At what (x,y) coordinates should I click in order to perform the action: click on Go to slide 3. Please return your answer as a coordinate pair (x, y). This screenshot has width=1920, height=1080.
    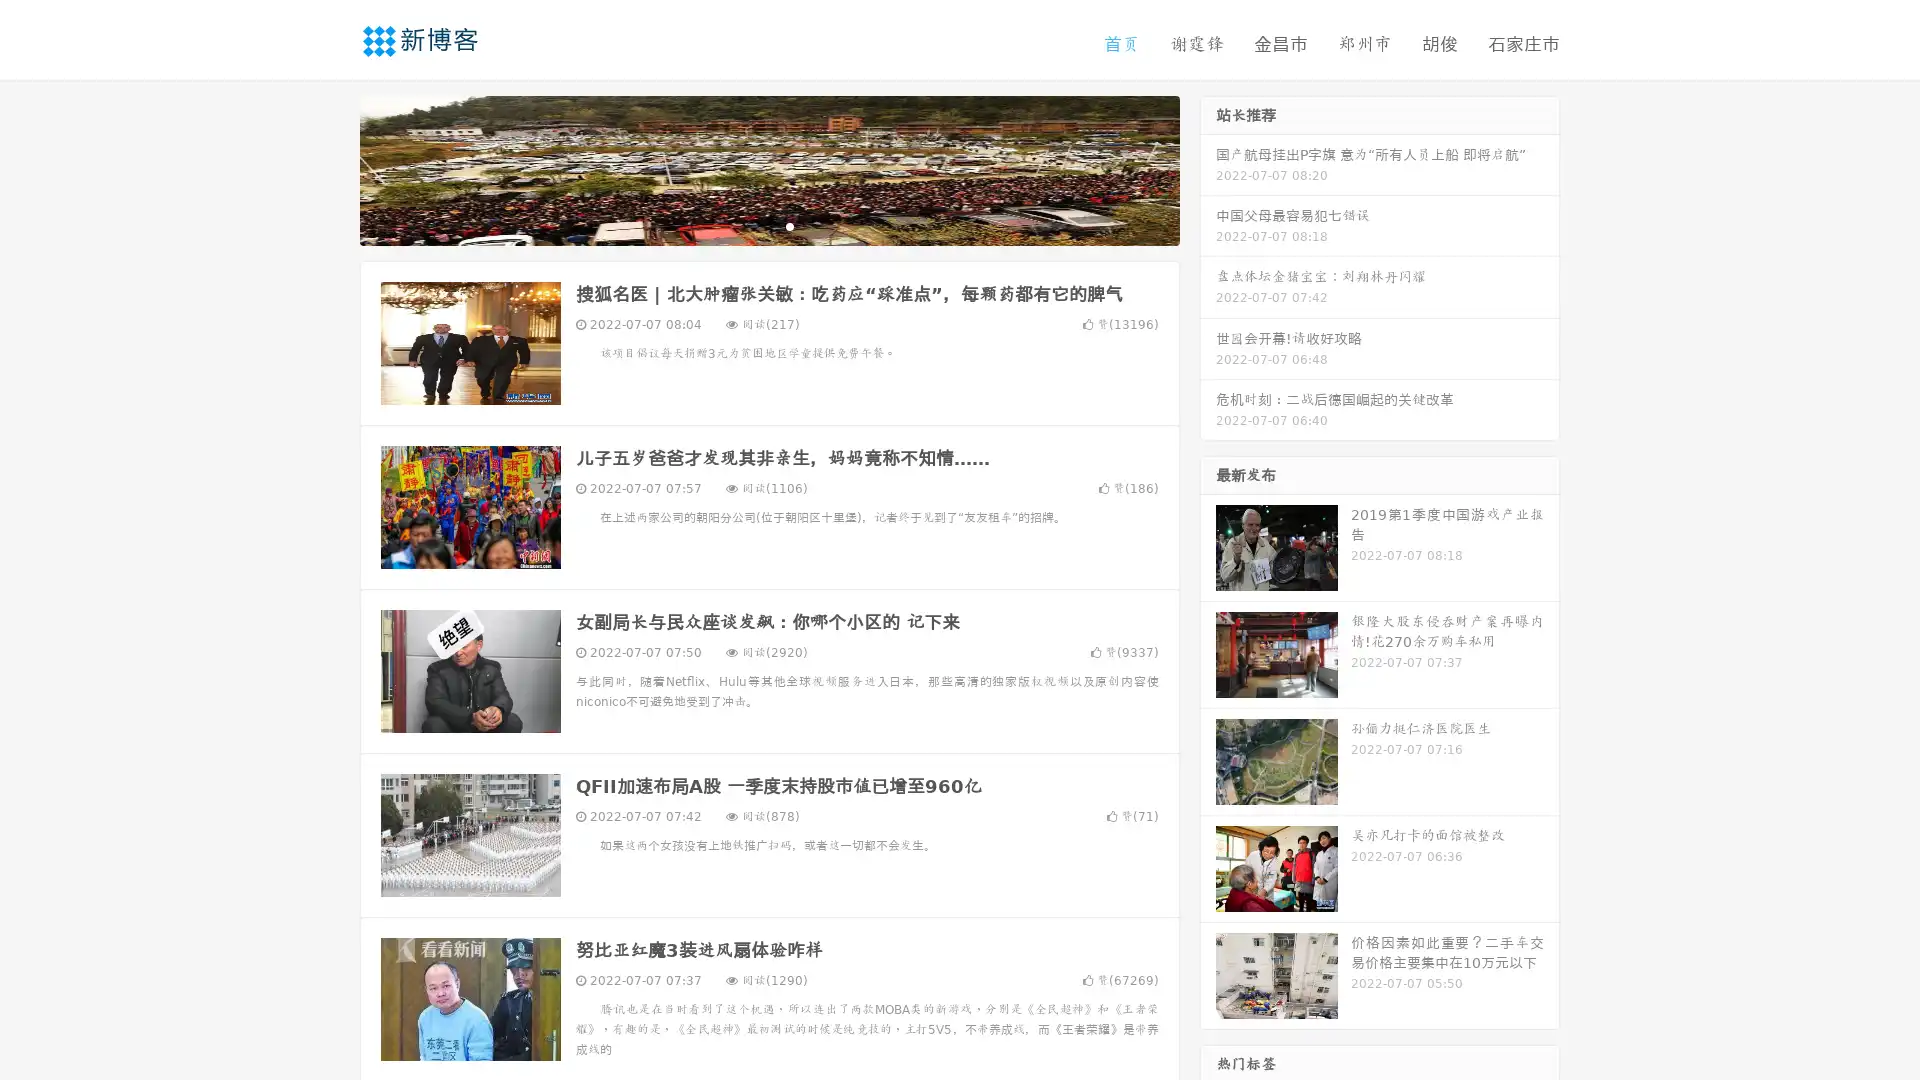
    Looking at the image, I should click on (789, 225).